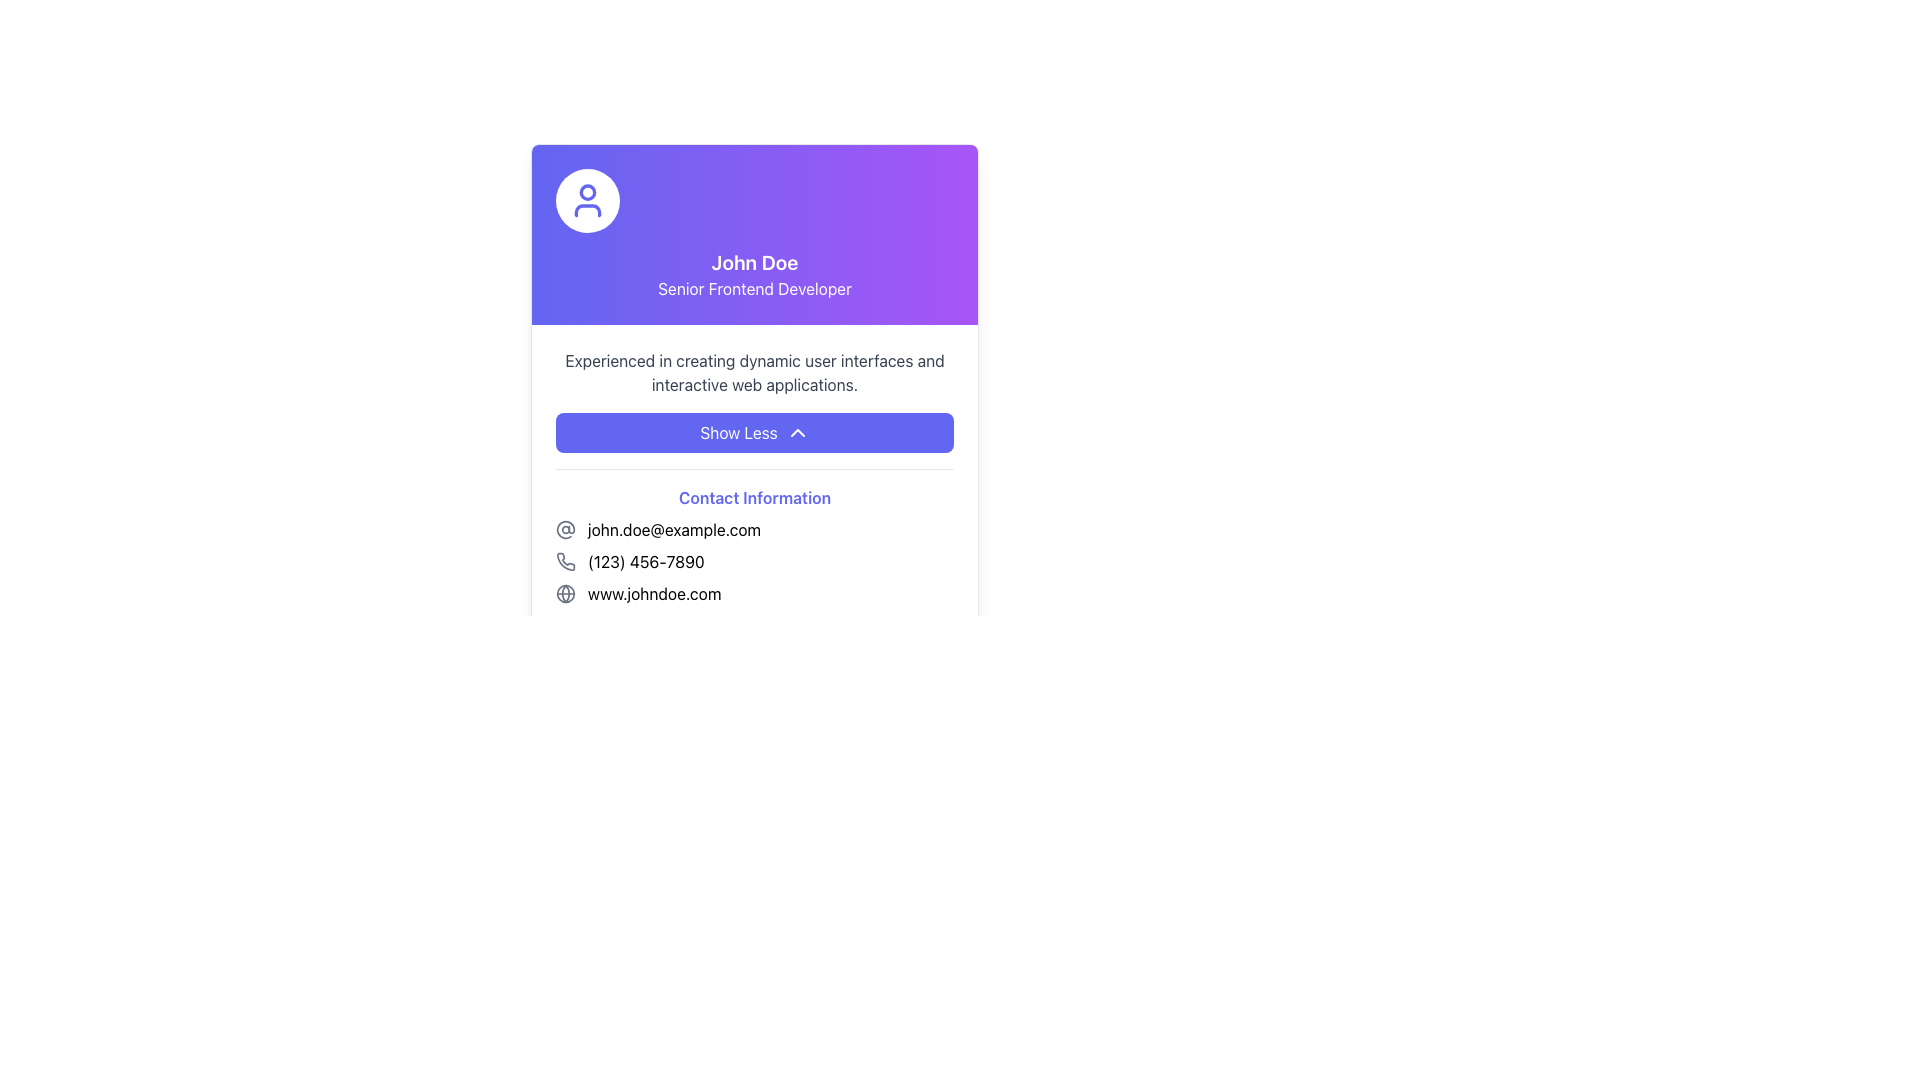  Describe the element at coordinates (753, 431) in the screenshot. I see `the collapse/hide button located below the user interface description` at that location.